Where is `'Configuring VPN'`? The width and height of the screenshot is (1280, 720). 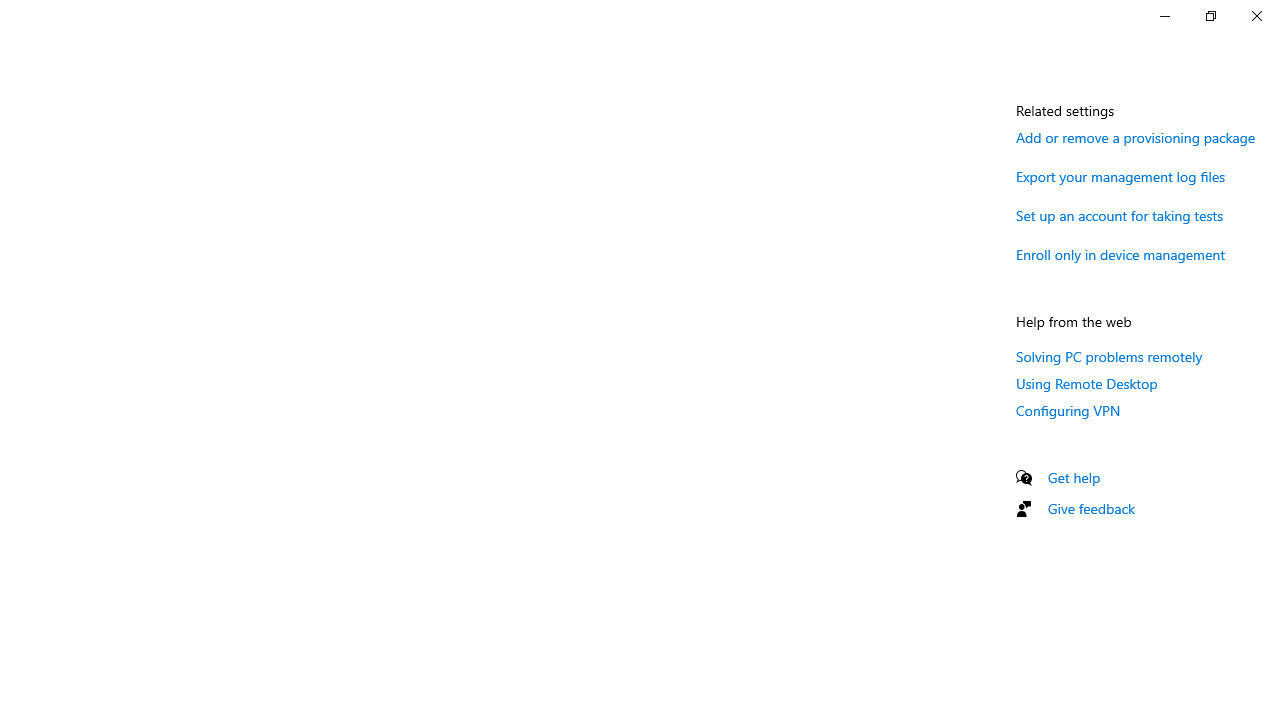 'Configuring VPN' is located at coordinates (1067, 409).